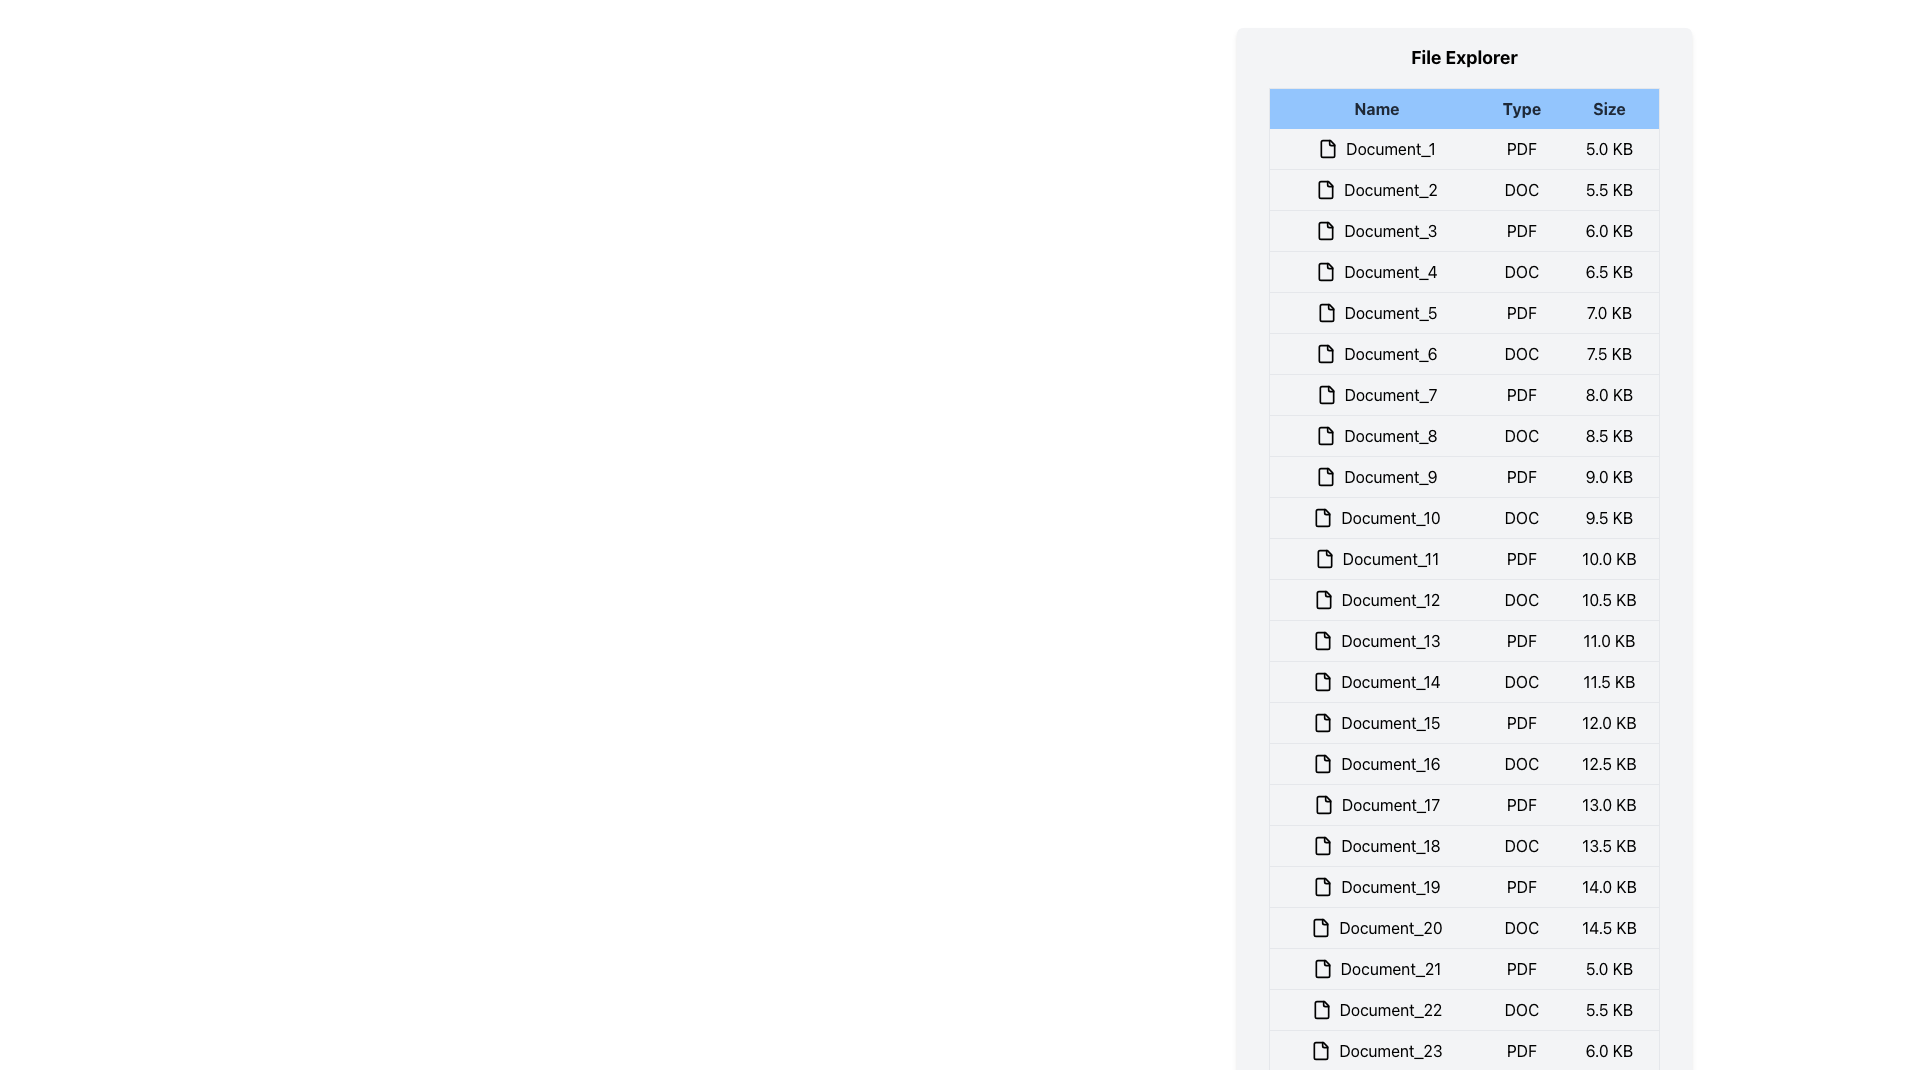 The height and width of the screenshot is (1080, 1920). I want to click on the icon representing the file associated with the row labeled 'Document_17', so click(1323, 804).